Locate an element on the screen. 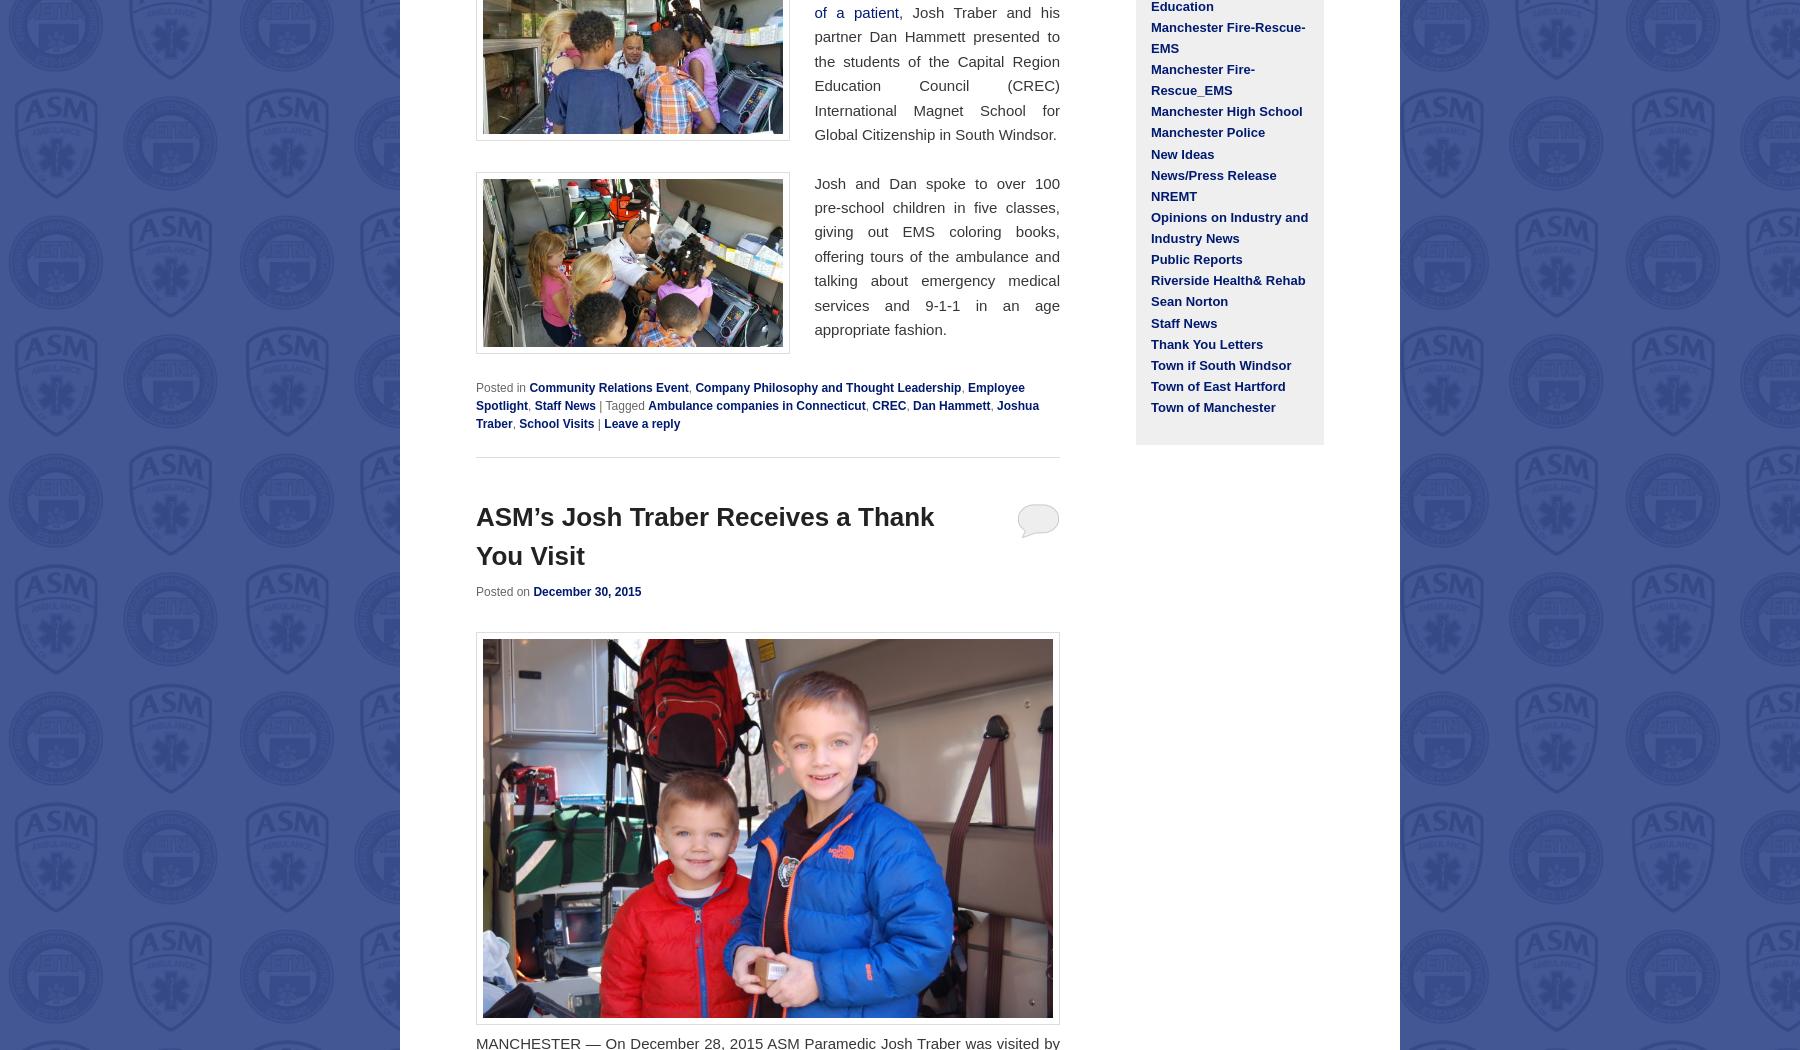 Image resolution: width=1800 pixels, height=1050 pixels. 'Town of Manchester' is located at coordinates (1212, 407).